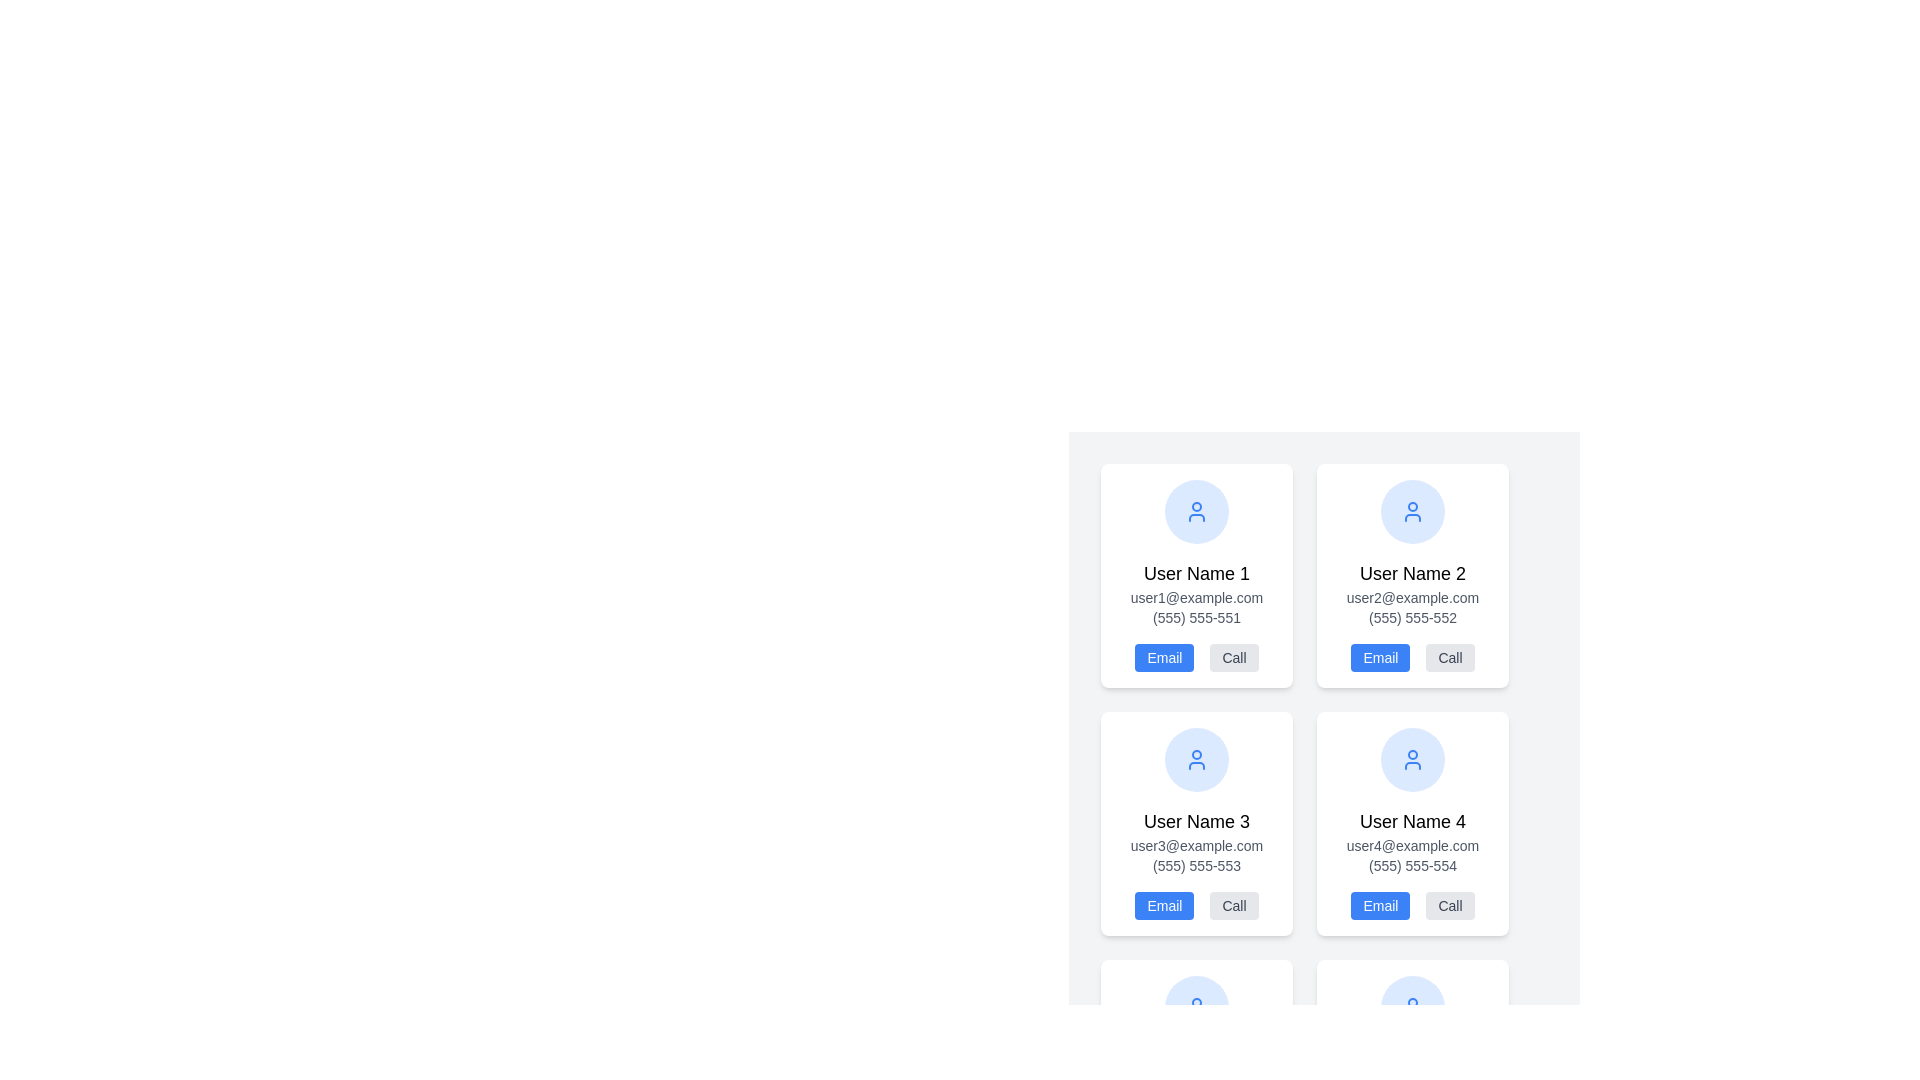  What do you see at coordinates (1379, 658) in the screenshot?
I see `the email button located to the left of the second button in the bottom section of the card displaying contact information for 'User Name 2'` at bounding box center [1379, 658].